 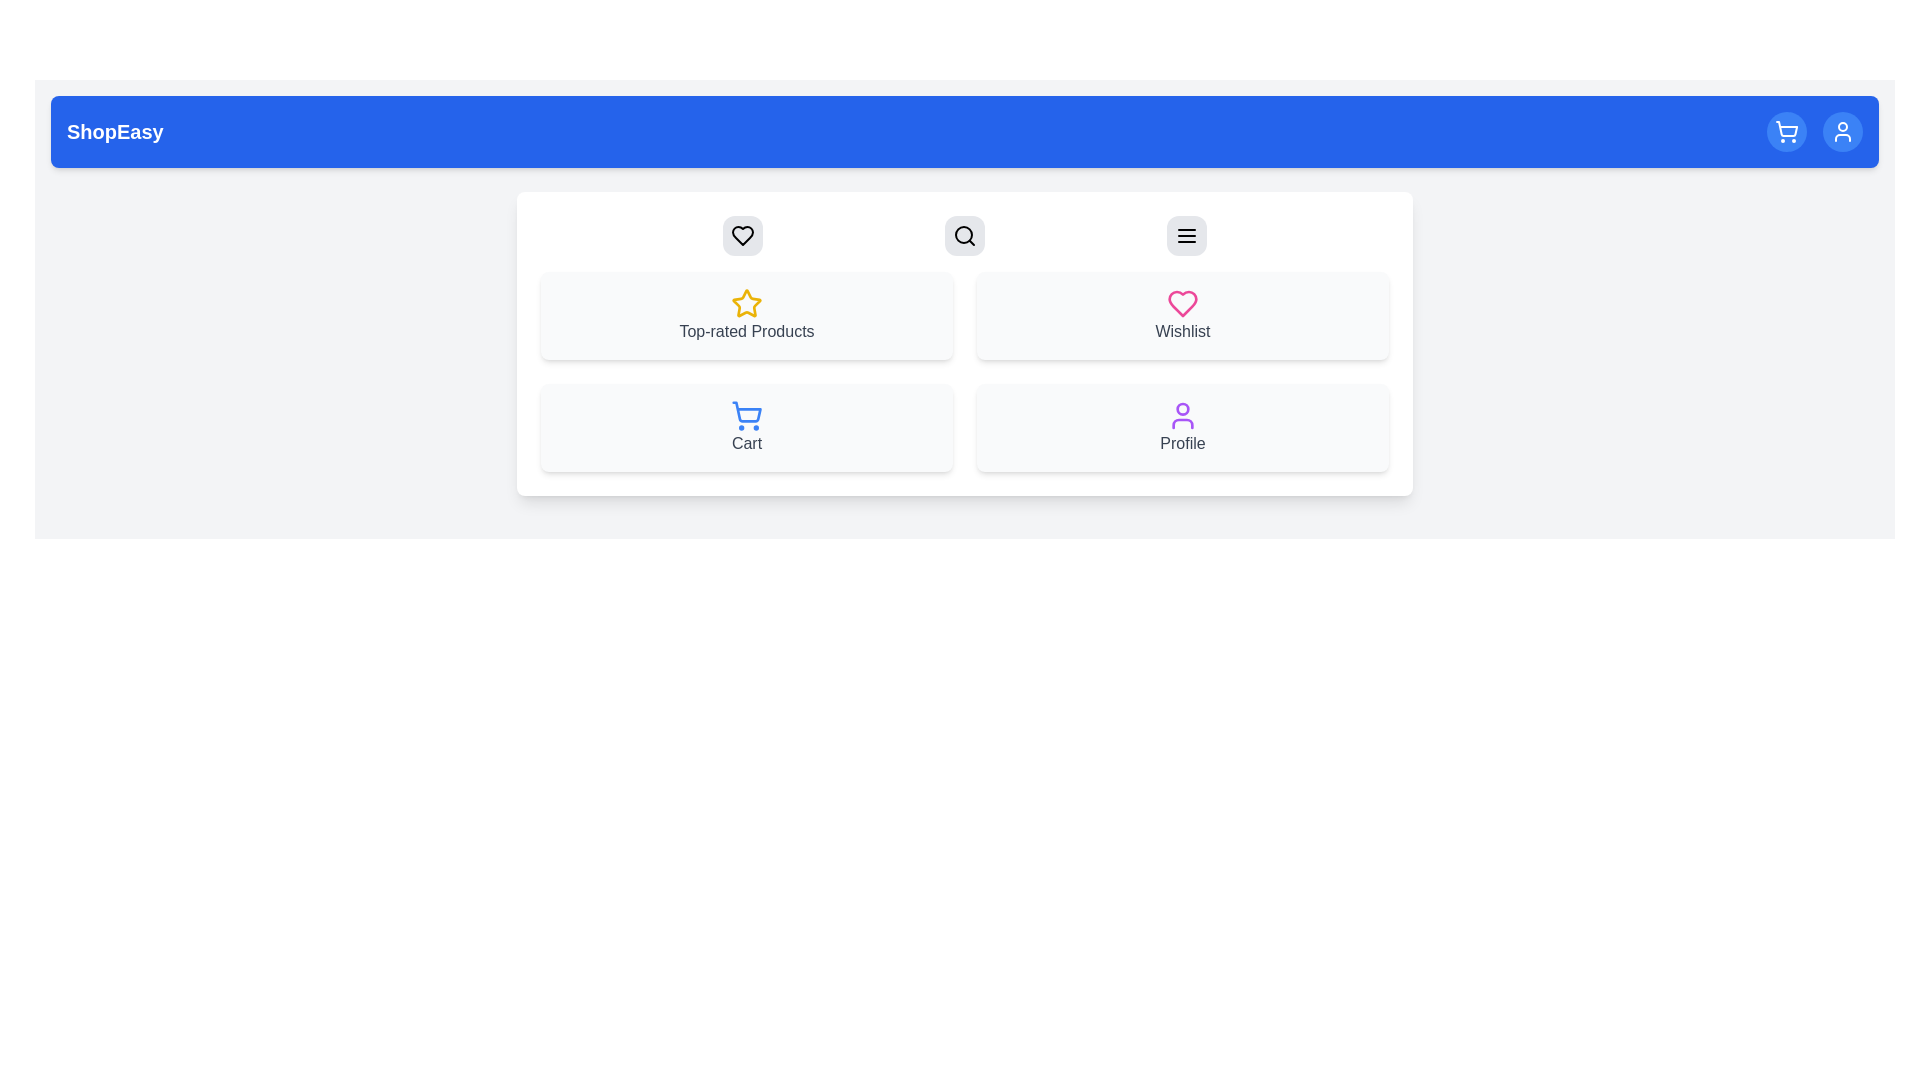 I want to click on the rounded rectangular icon button with a light gray background and a search icon, so click(x=964, y=234).